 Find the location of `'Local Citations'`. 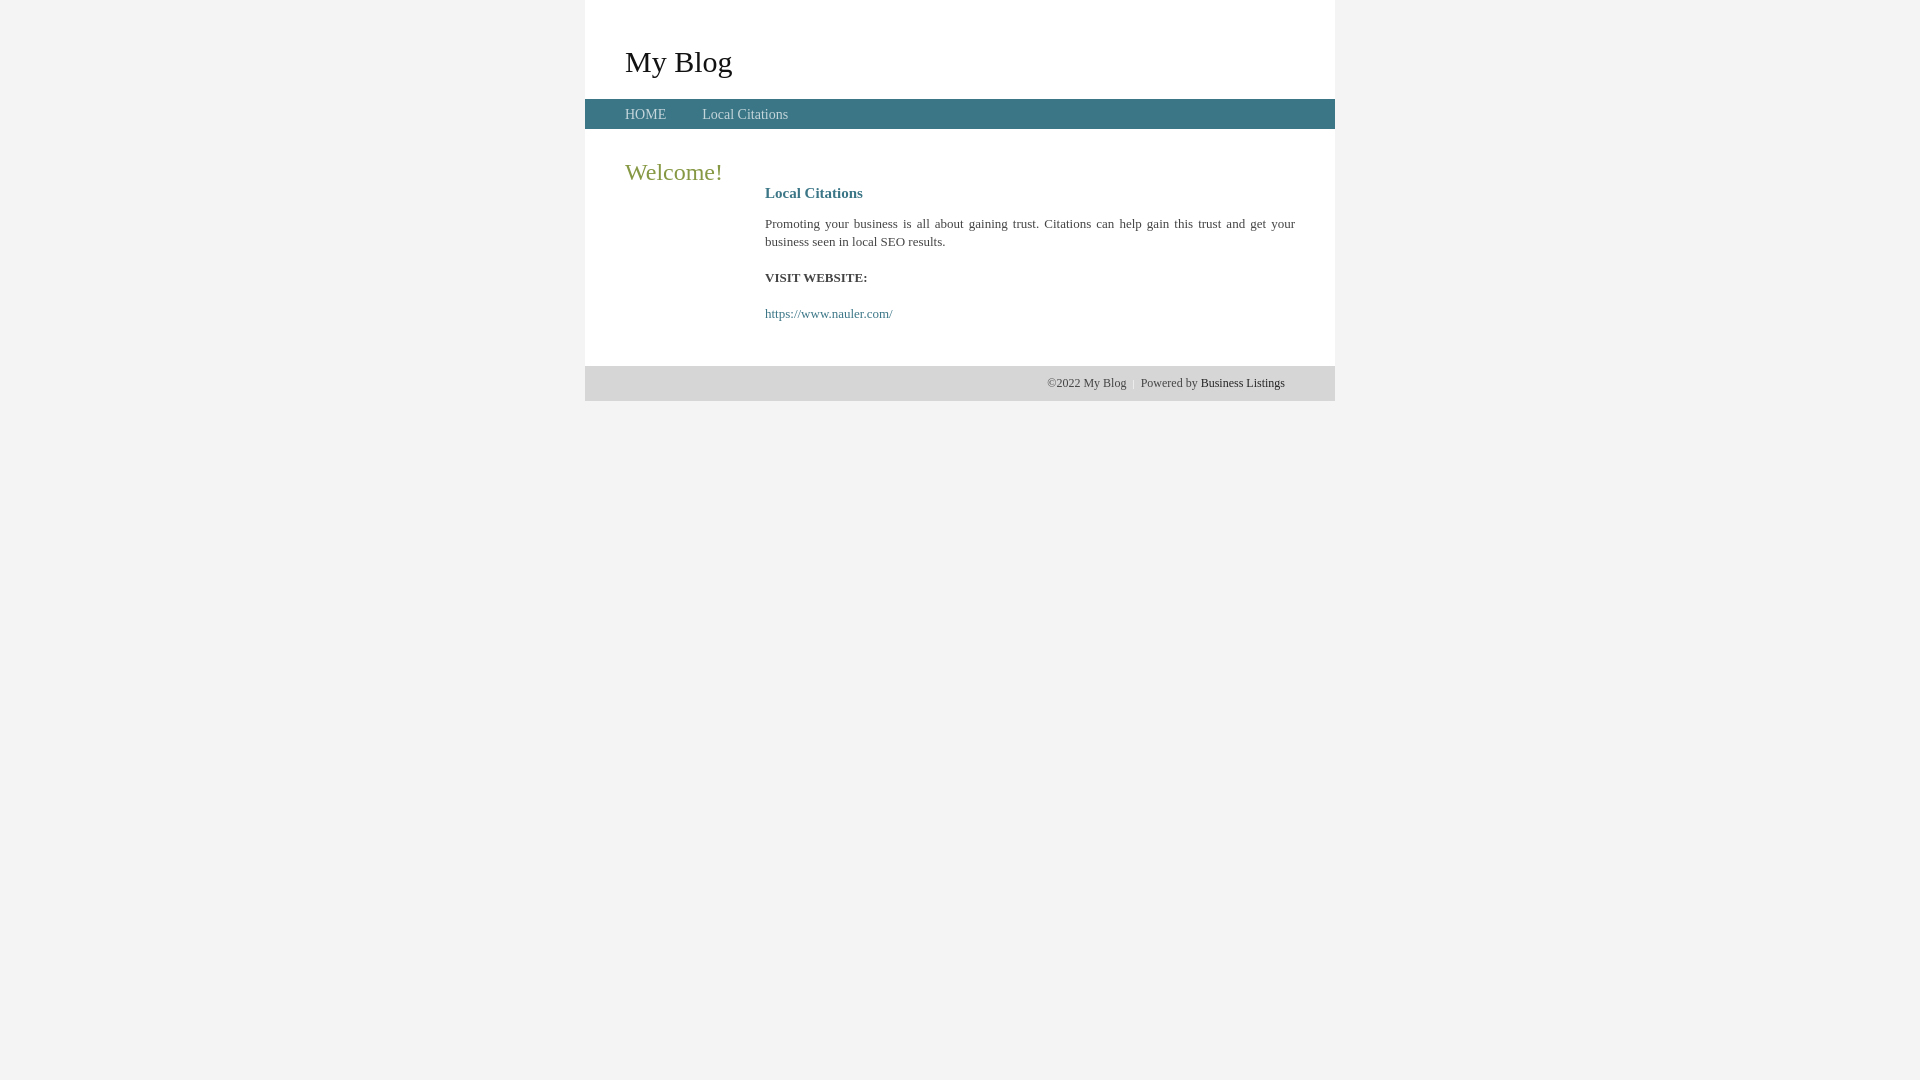

'Local Citations' is located at coordinates (743, 114).